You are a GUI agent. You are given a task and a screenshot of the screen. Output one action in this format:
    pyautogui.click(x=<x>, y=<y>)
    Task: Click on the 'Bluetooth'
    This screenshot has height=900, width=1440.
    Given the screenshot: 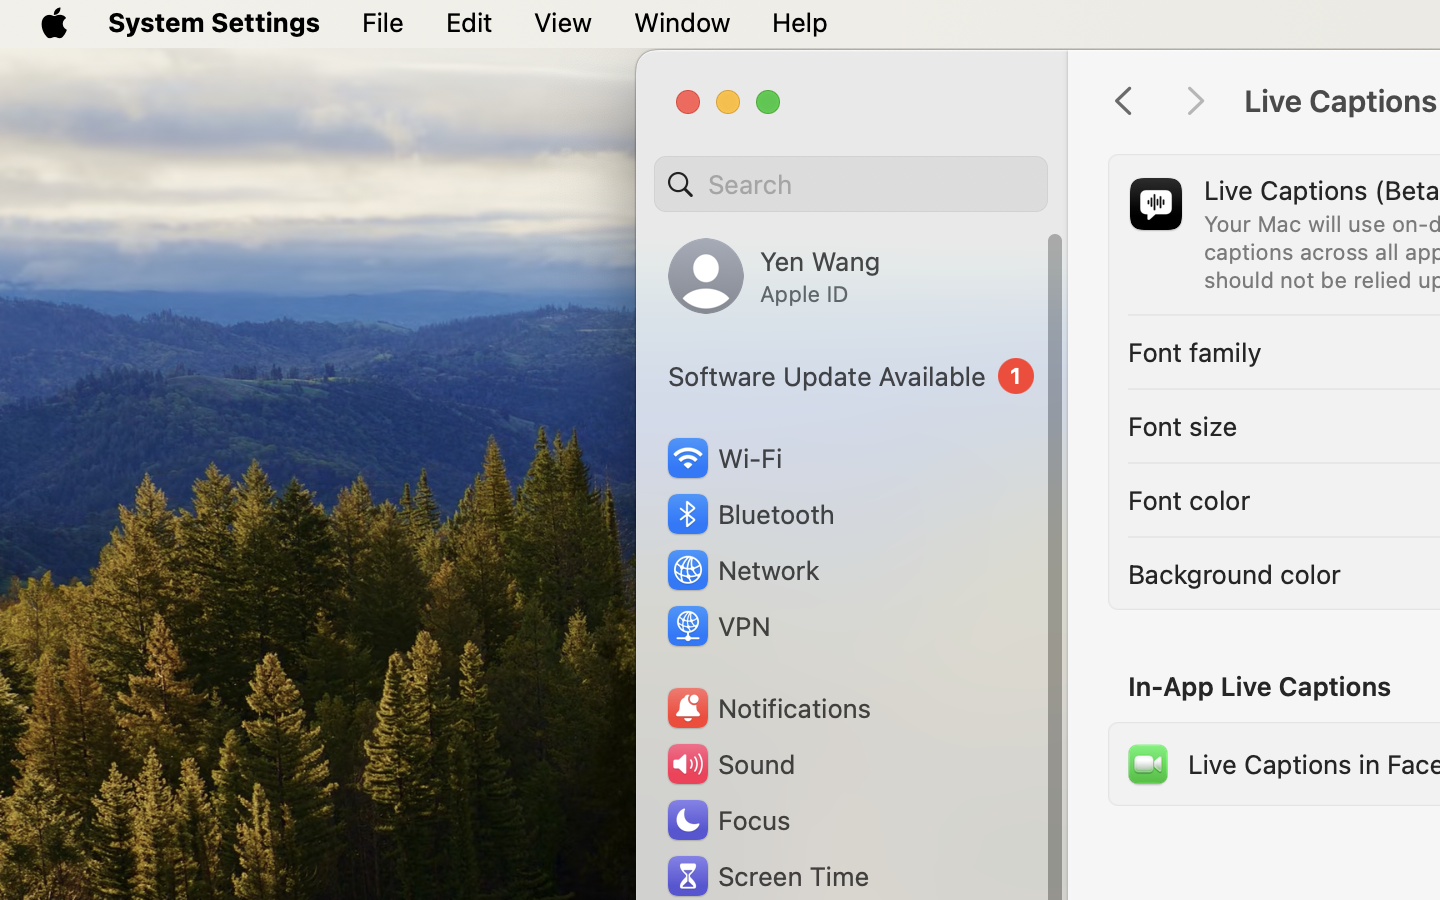 What is the action you would take?
    pyautogui.click(x=748, y=512)
    